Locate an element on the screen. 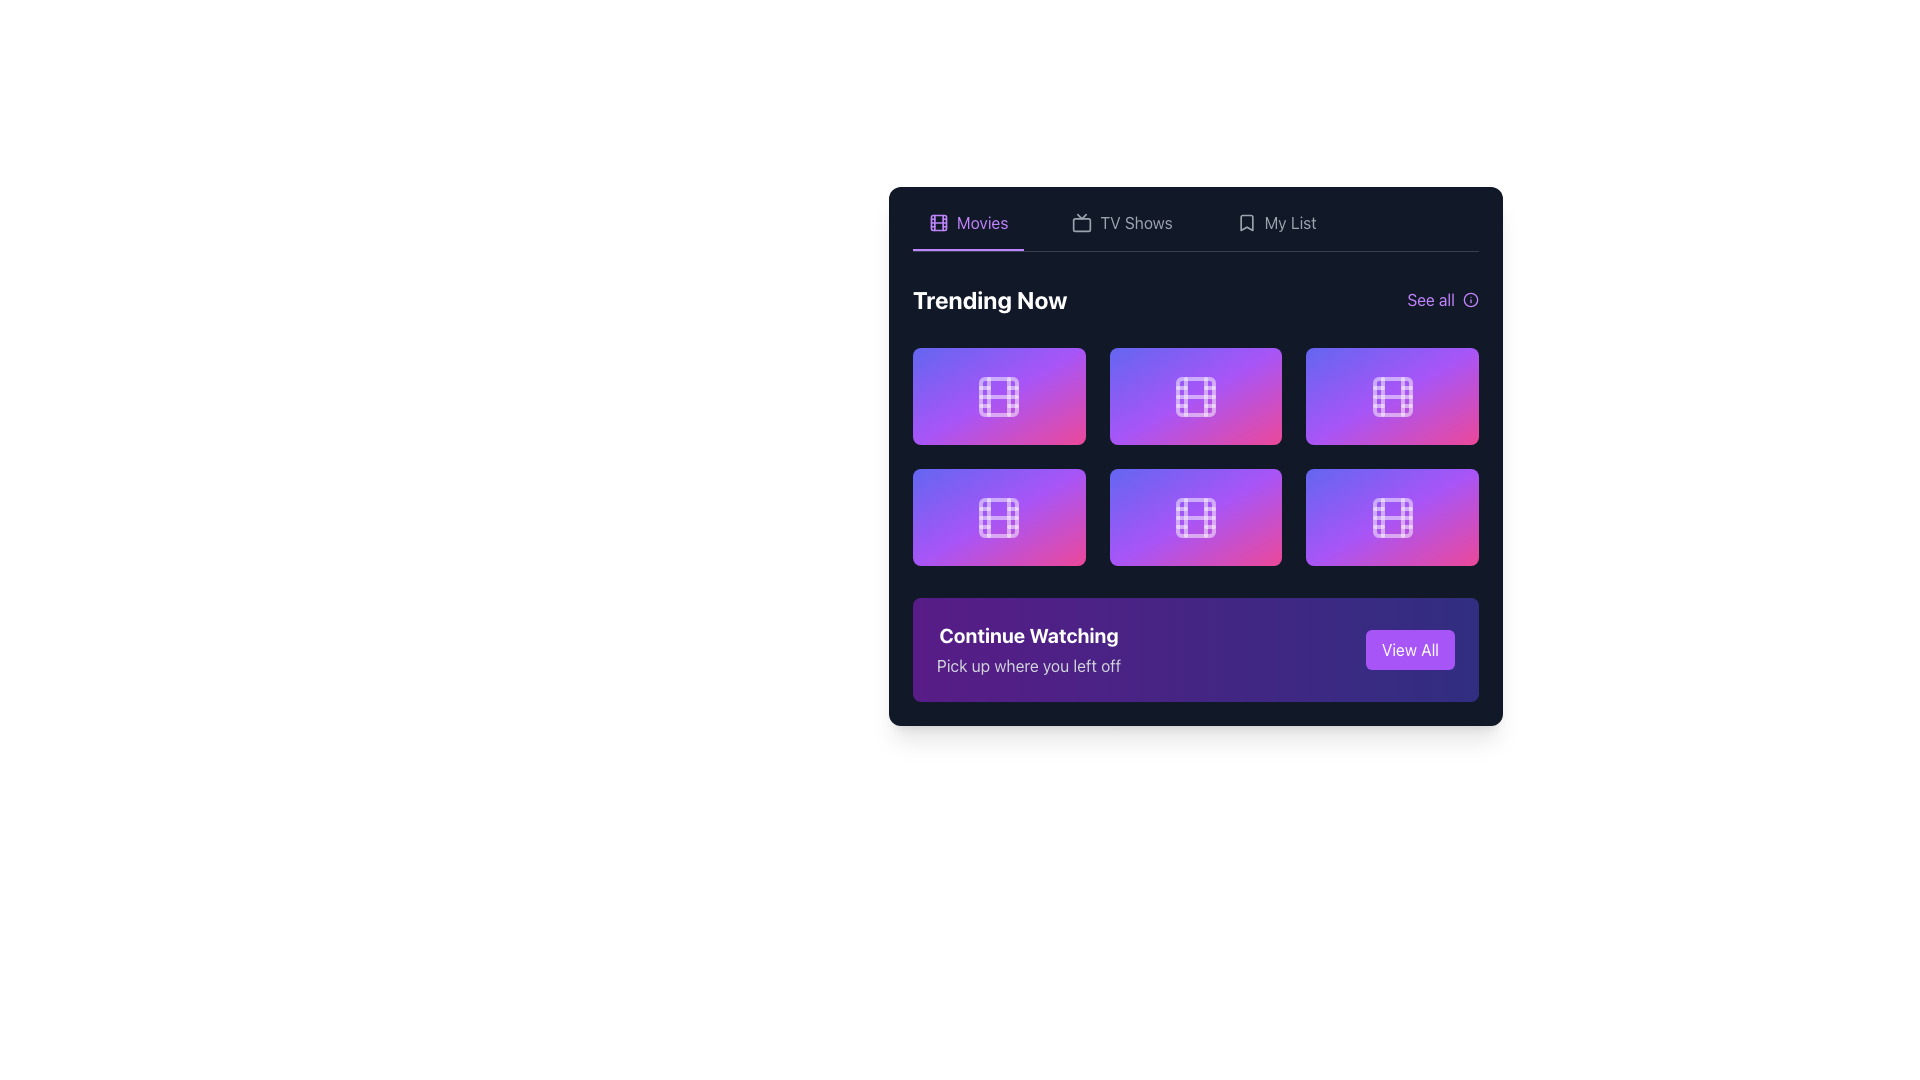 The height and width of the screenshot is (1080, 1920). the text label located in the navigation bar next to the bookmark icon is located at coordinates (1290, 223).